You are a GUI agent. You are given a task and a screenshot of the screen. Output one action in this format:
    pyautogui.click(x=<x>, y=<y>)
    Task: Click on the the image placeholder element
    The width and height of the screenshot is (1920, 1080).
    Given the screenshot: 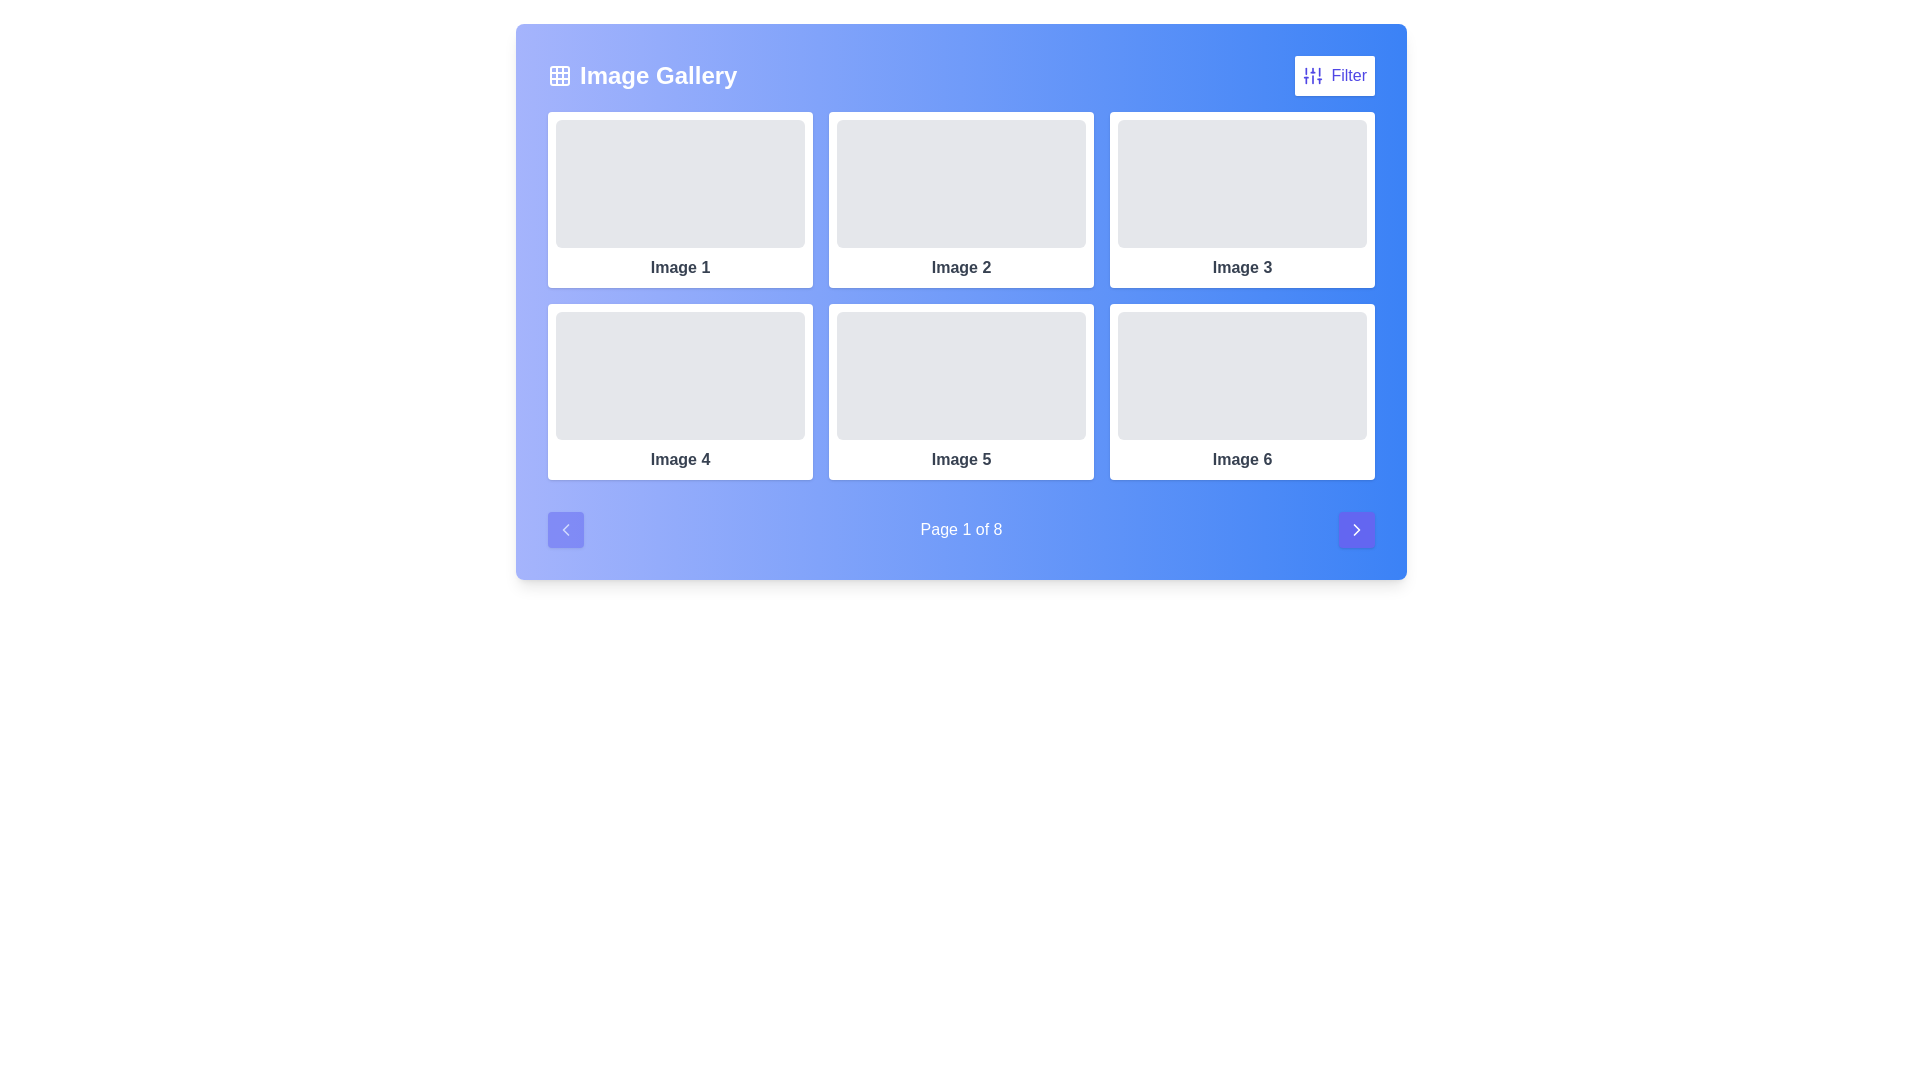 What is the action you would take?
    pyautogui.click(x=961, y=184)
    